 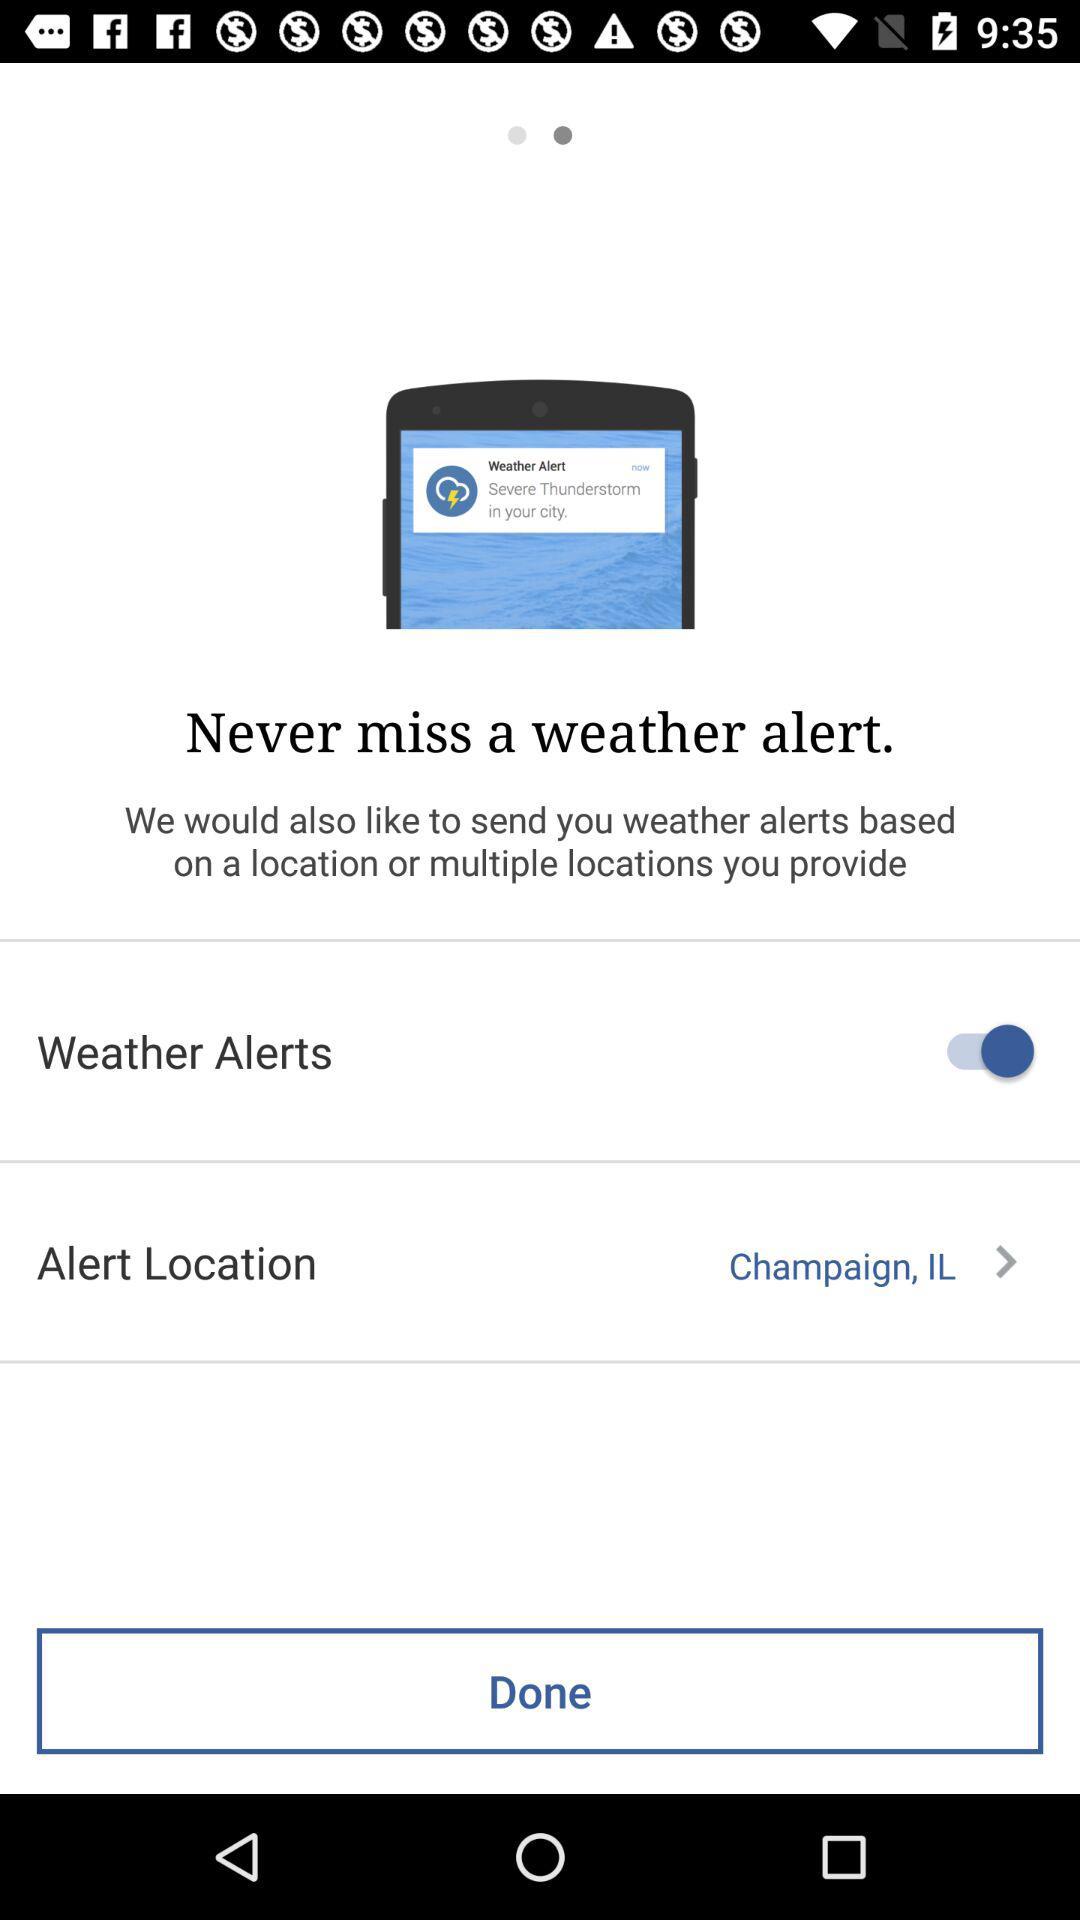 I want to click on champaign, il item, so click(x=871, y=1265).